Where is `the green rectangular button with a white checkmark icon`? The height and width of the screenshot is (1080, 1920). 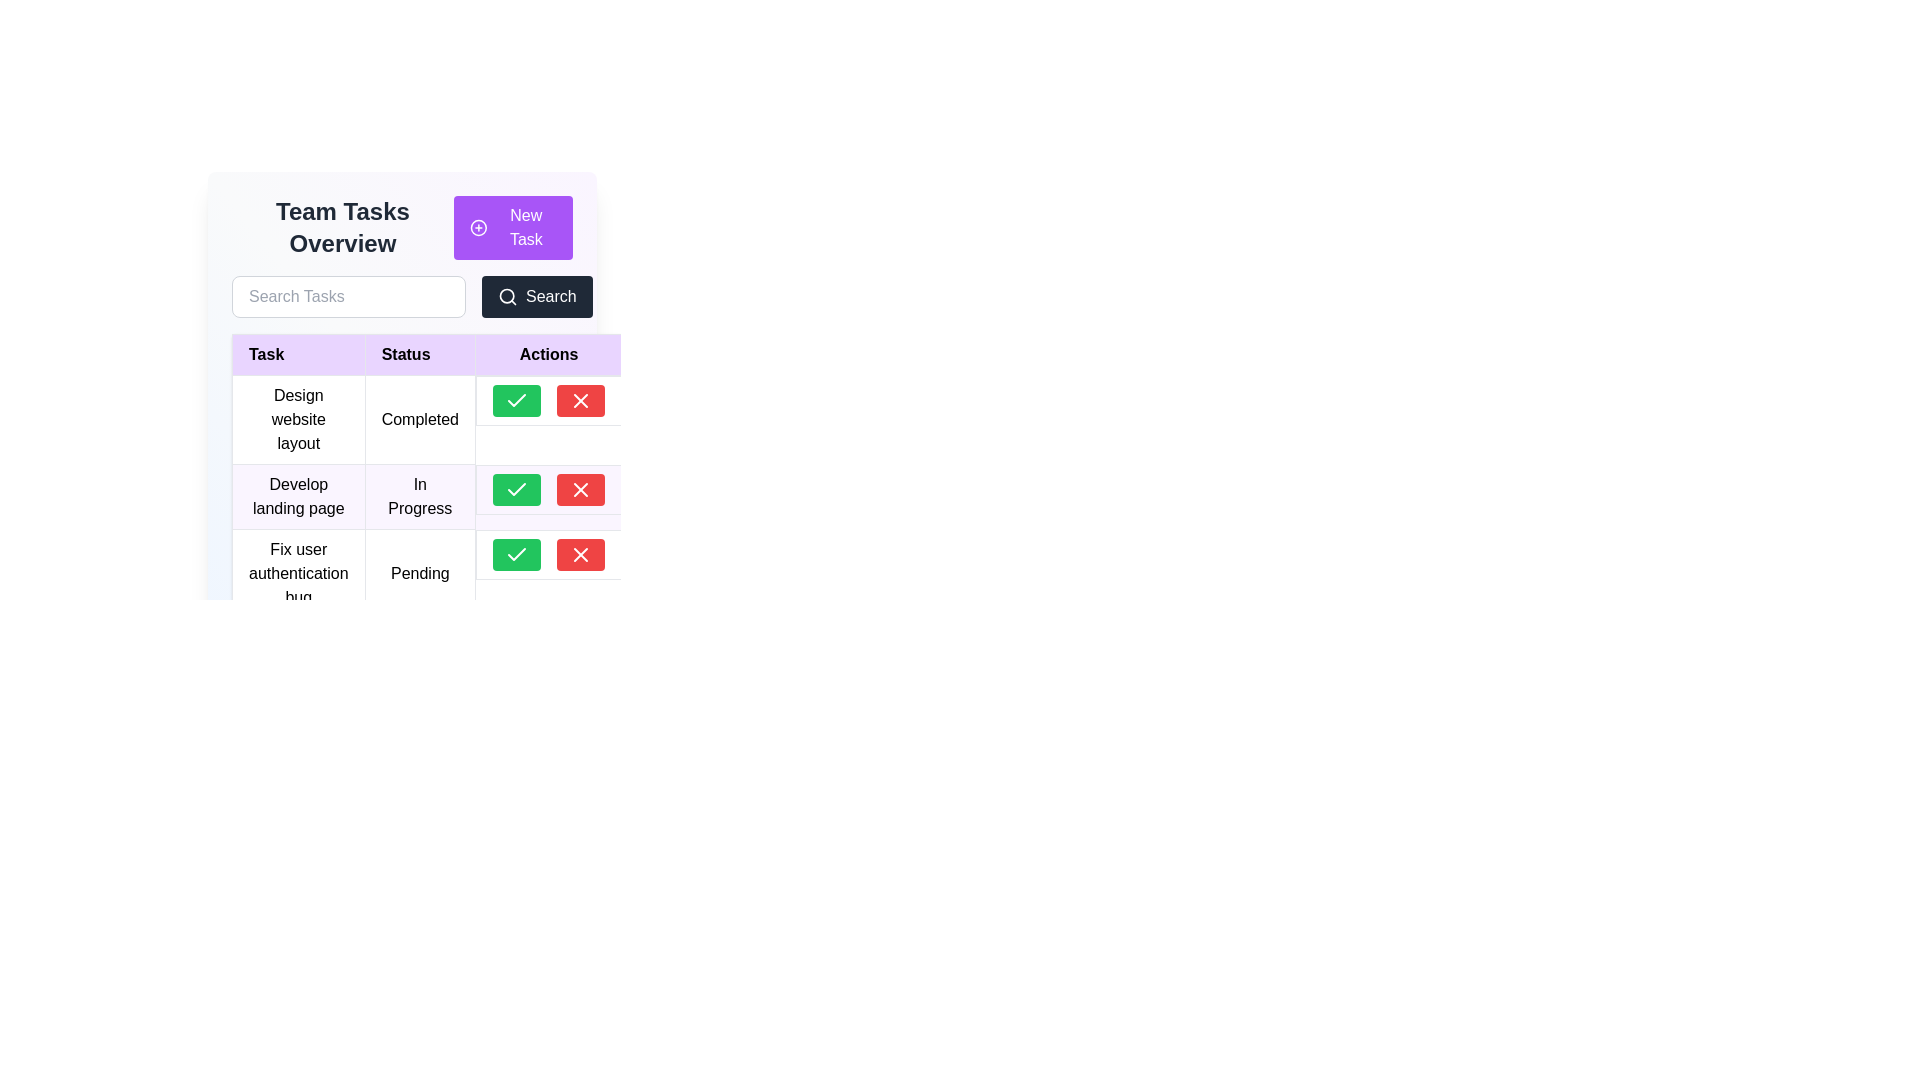 the green rectangular button with a white checkmark icon is located at coordinates (517, 554).